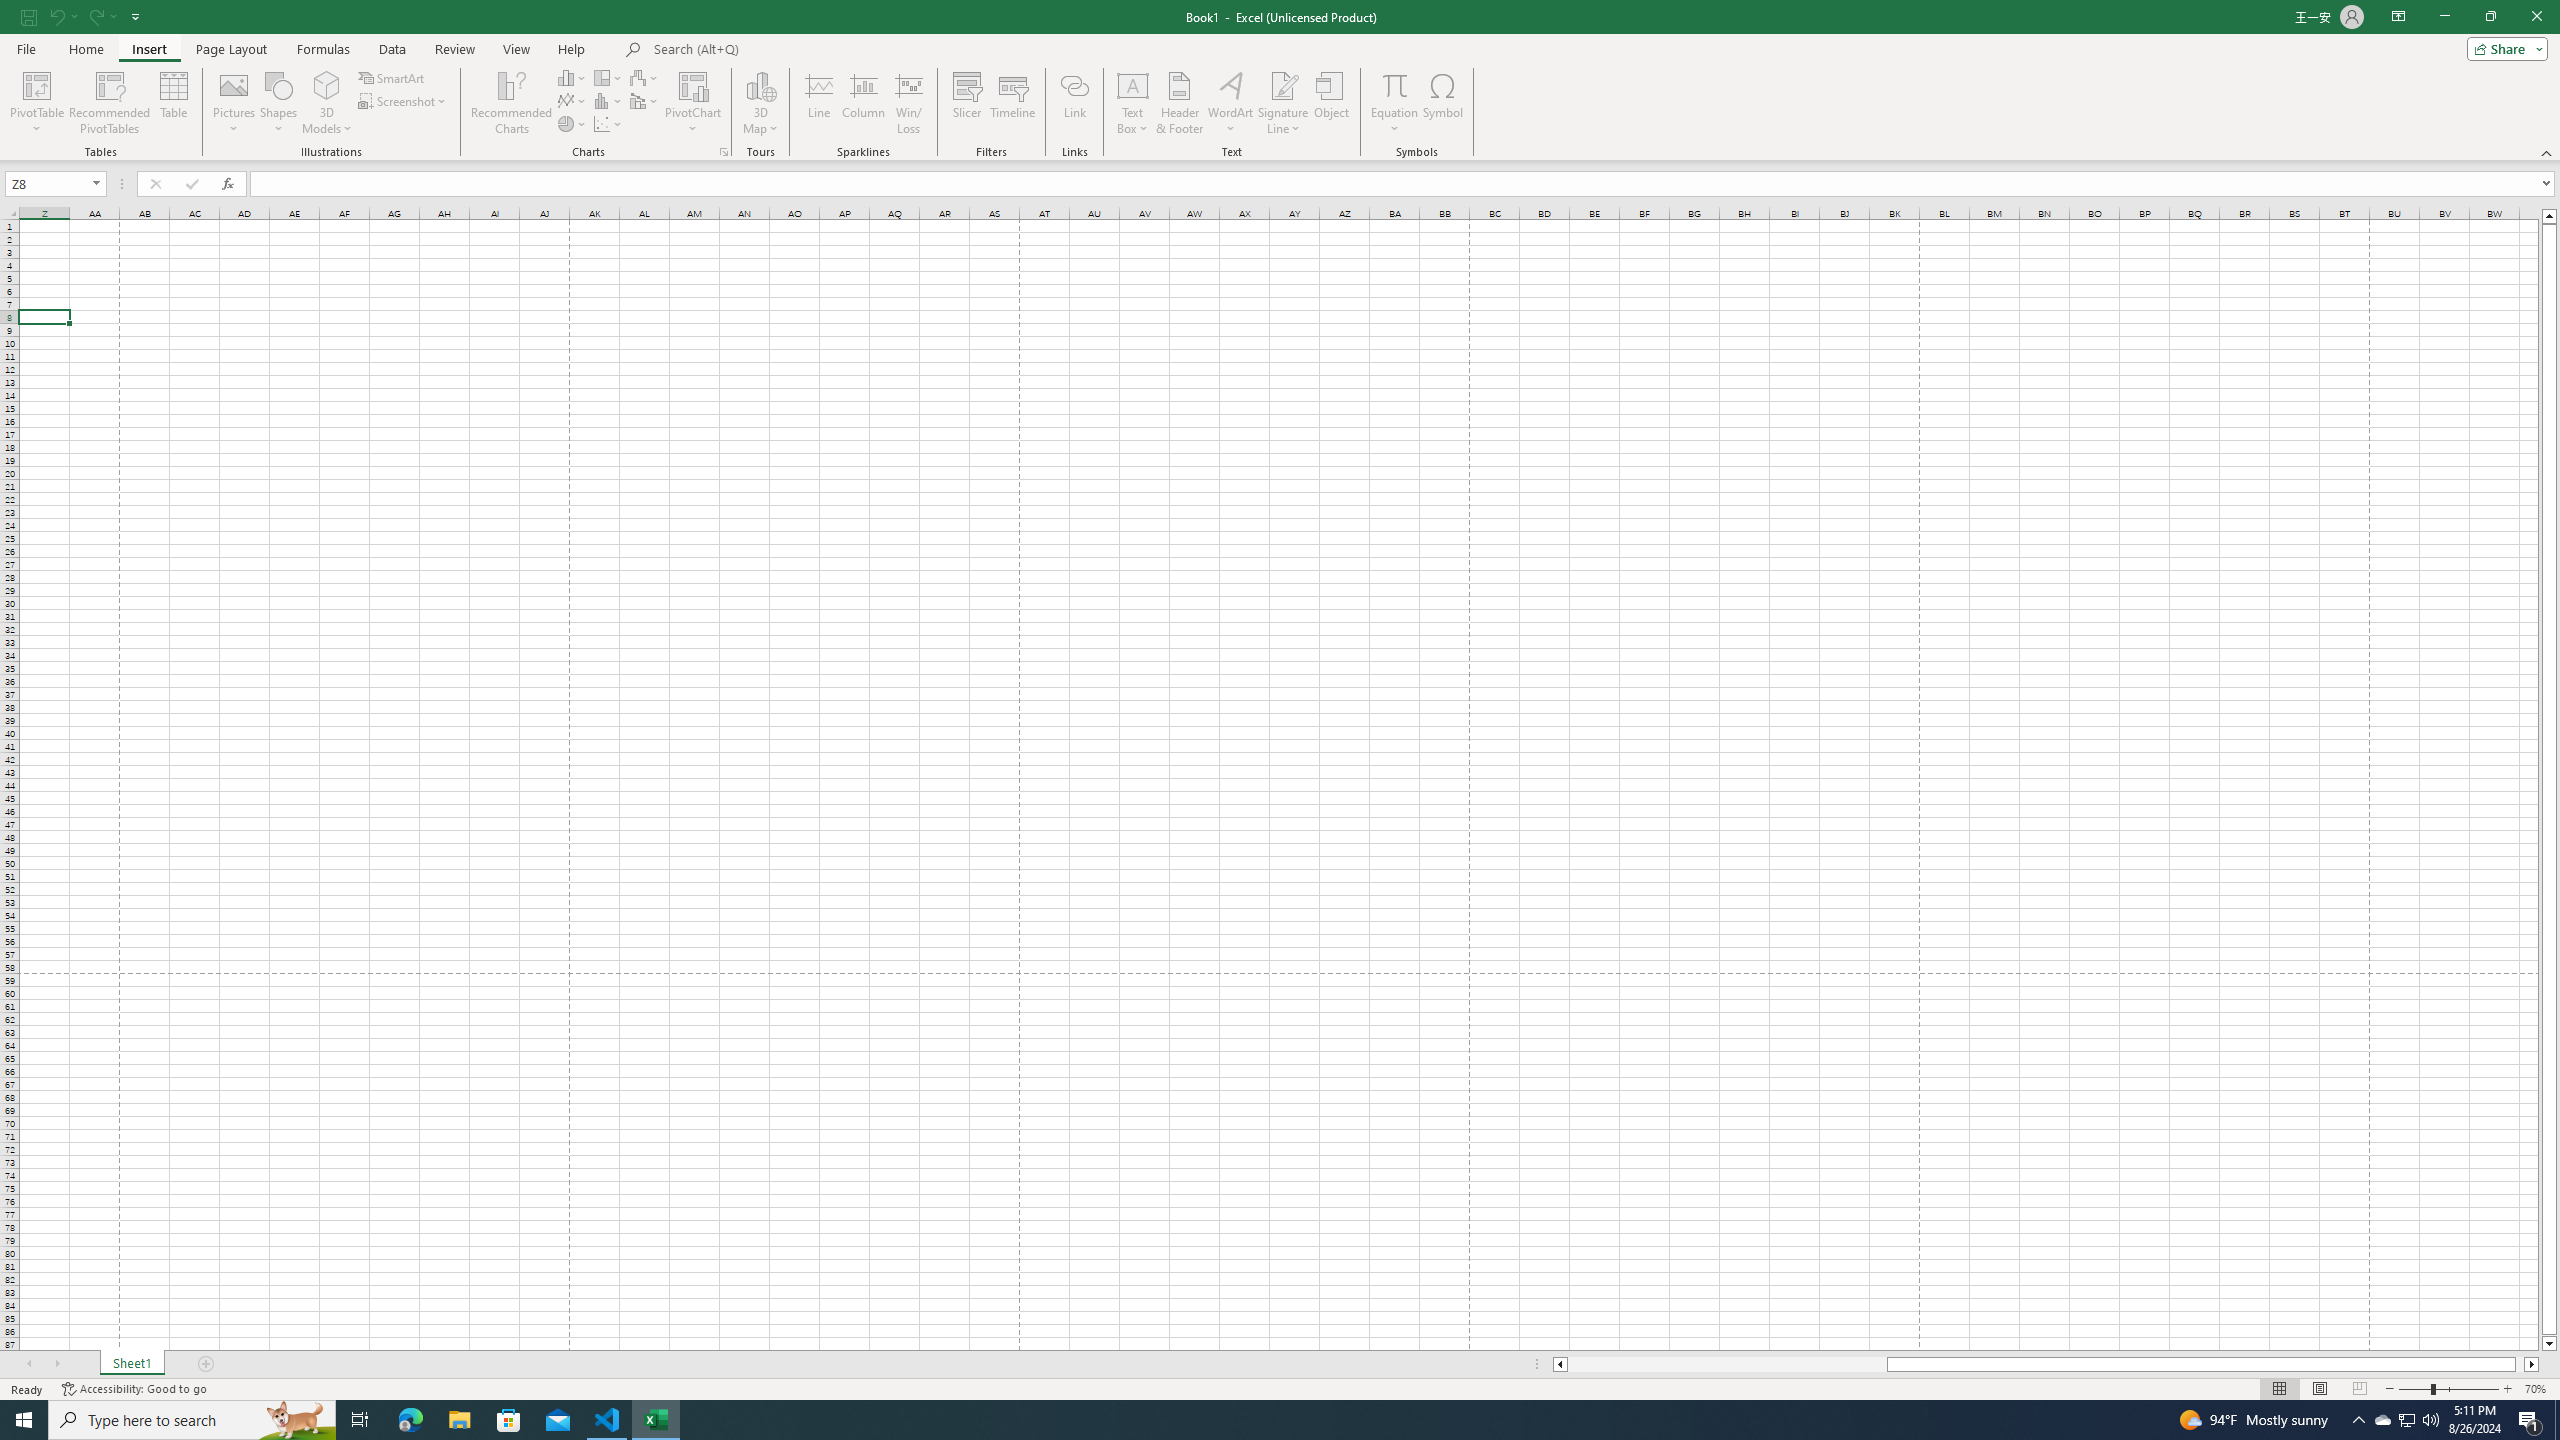 The image size is (2560, 1440). Describe the element at coordinates (1179, 103) in the screenshot. I see `'Header & Footer...'` at that location.